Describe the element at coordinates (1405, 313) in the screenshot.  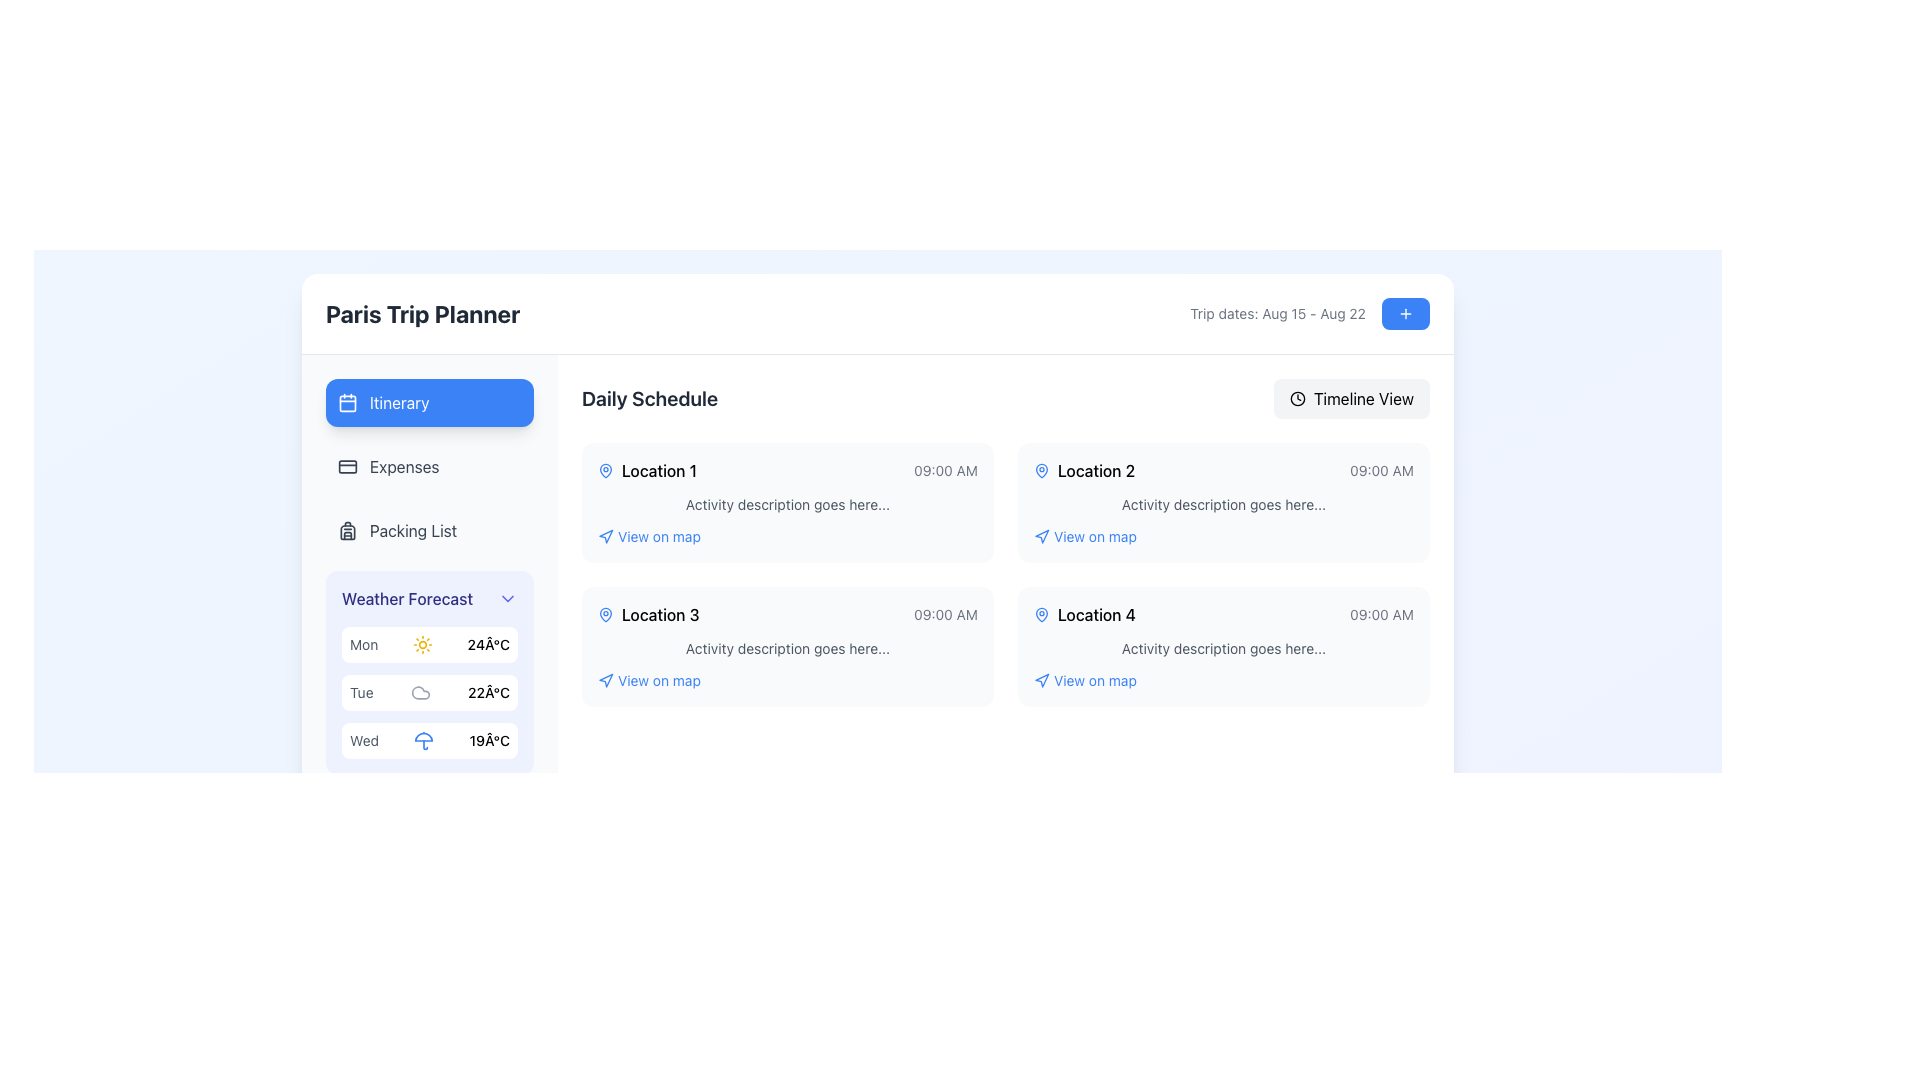
I see `the blue rectangular button with rounded corners located to the far right of the header section containing the text 'Trip dates: Aug 15 - Aug 22'` at that location.